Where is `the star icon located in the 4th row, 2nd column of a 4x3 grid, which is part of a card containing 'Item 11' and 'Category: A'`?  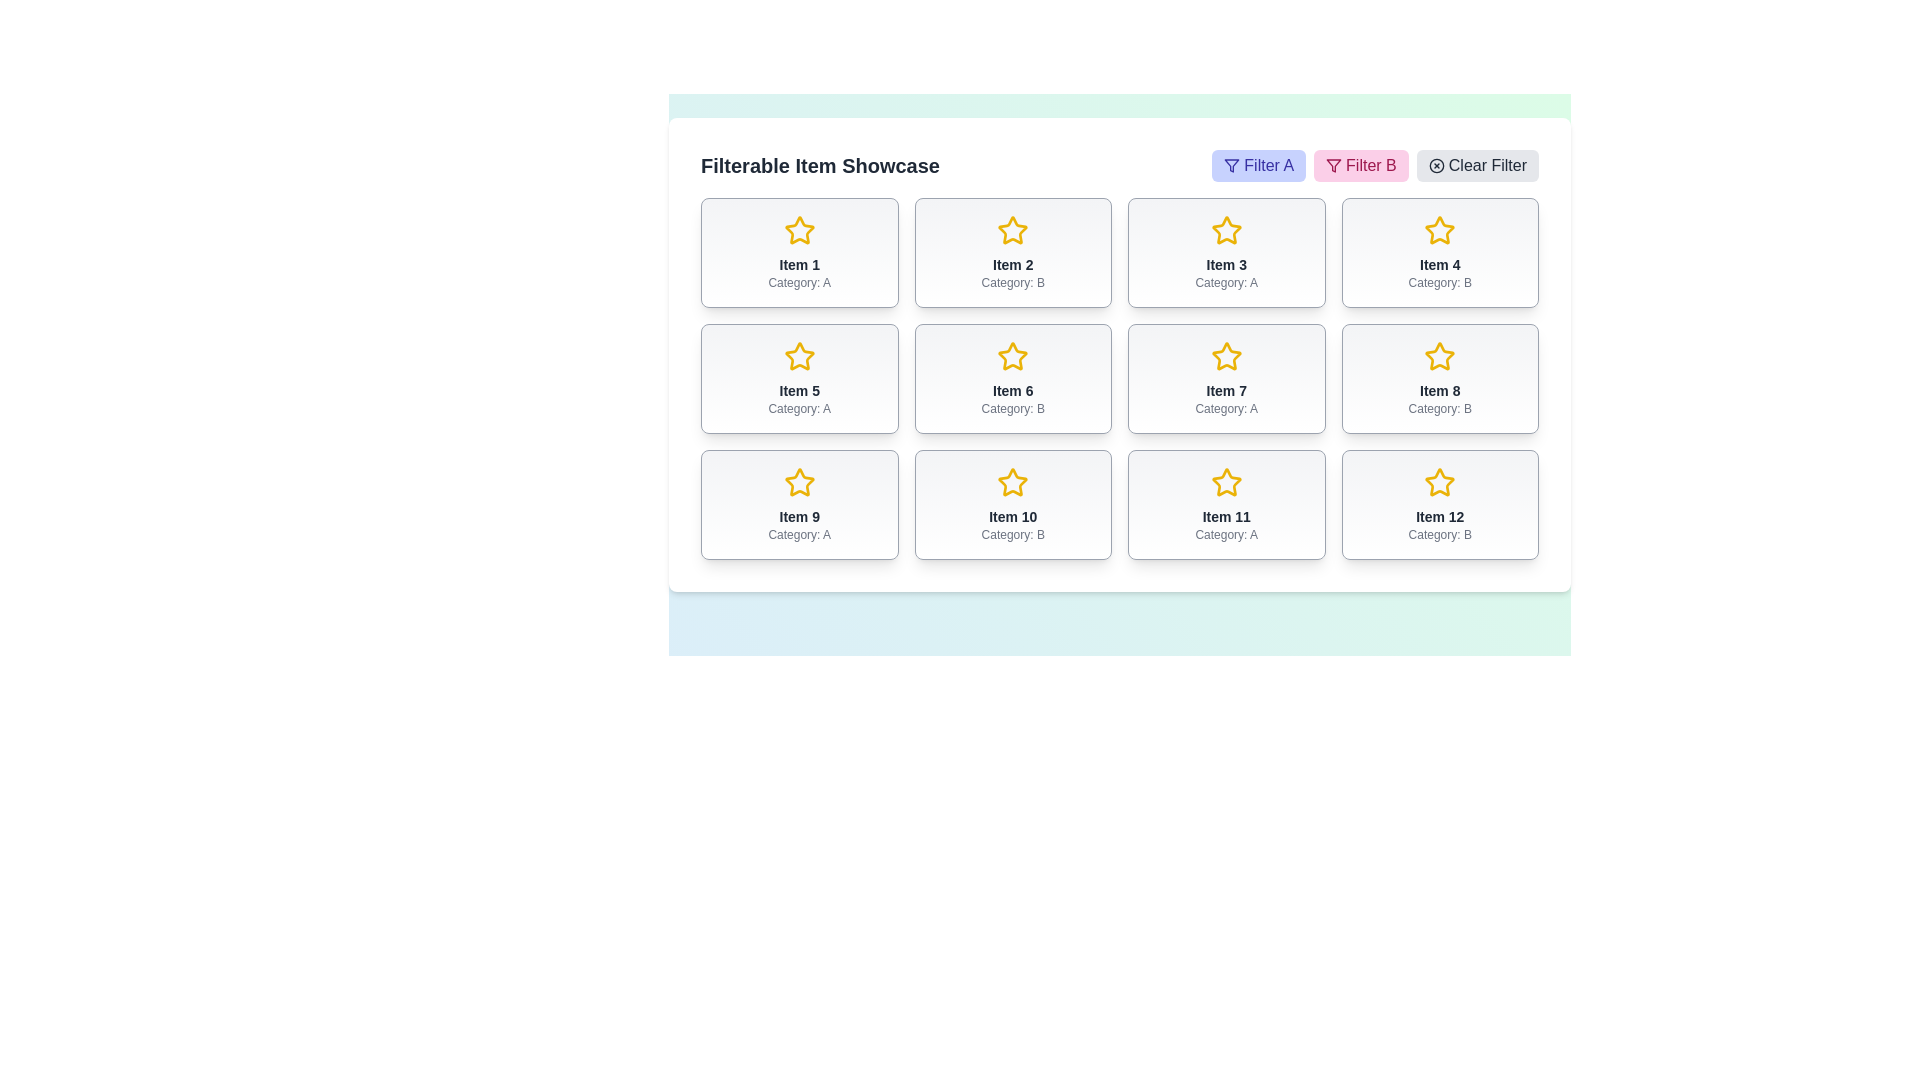
the star icon located in the 4th row, 2nd column of a 4x3 grid, which is part of a card containing 'Item 11' and 'Category: A' is located at coordinates (1225, 482).